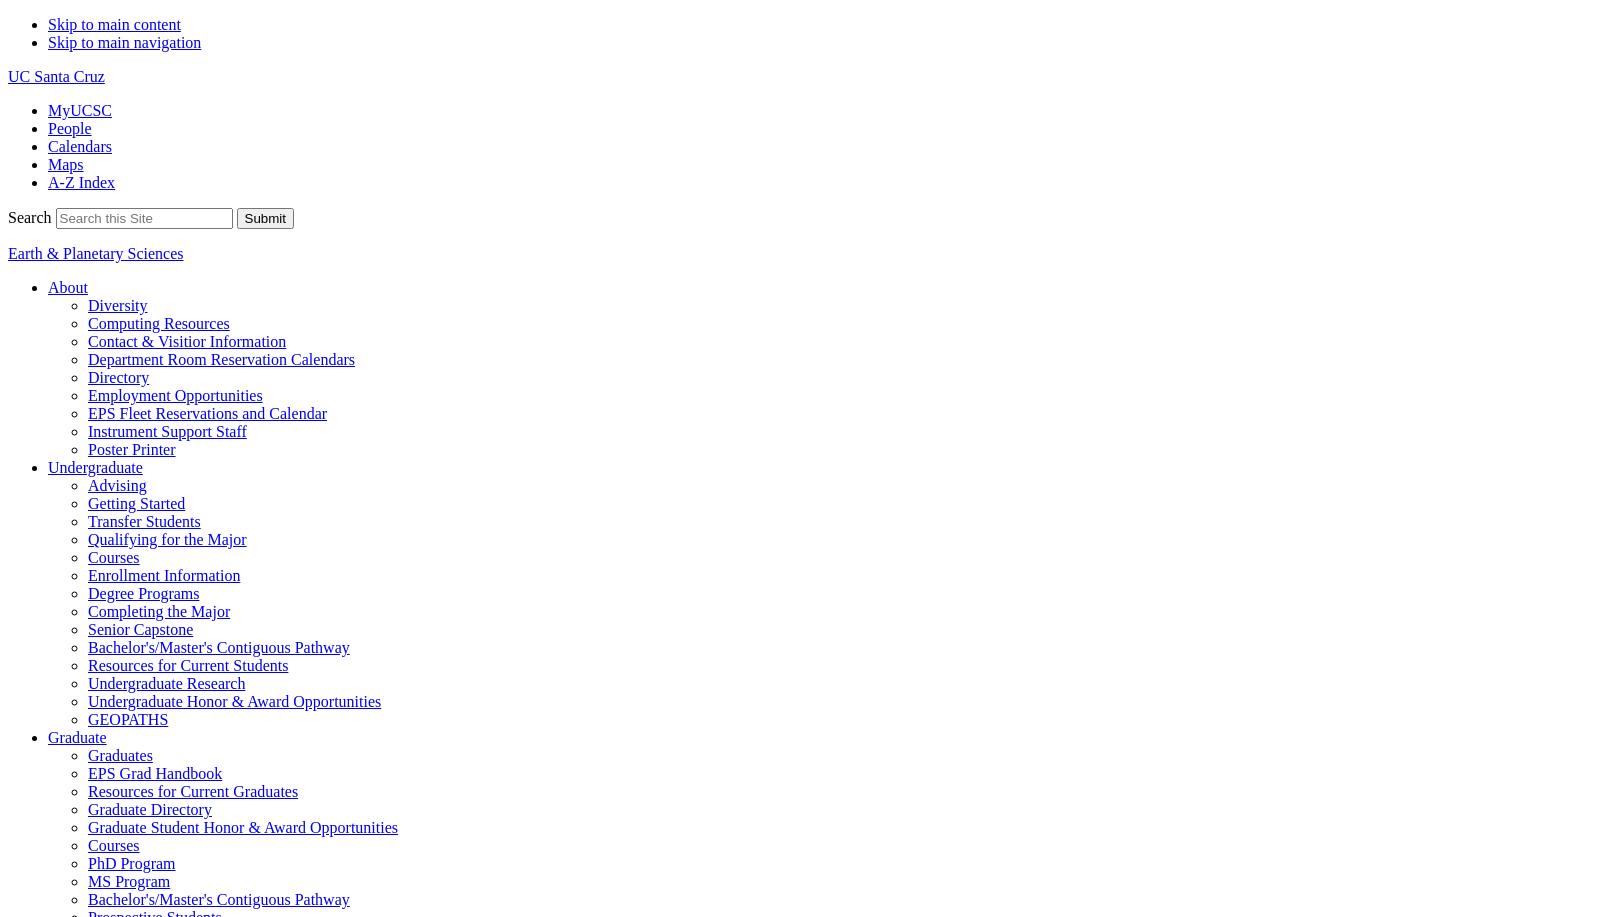 This screenshot has height=917, width=1600. I want to click on 'Poster Printer', so click(130, 449).